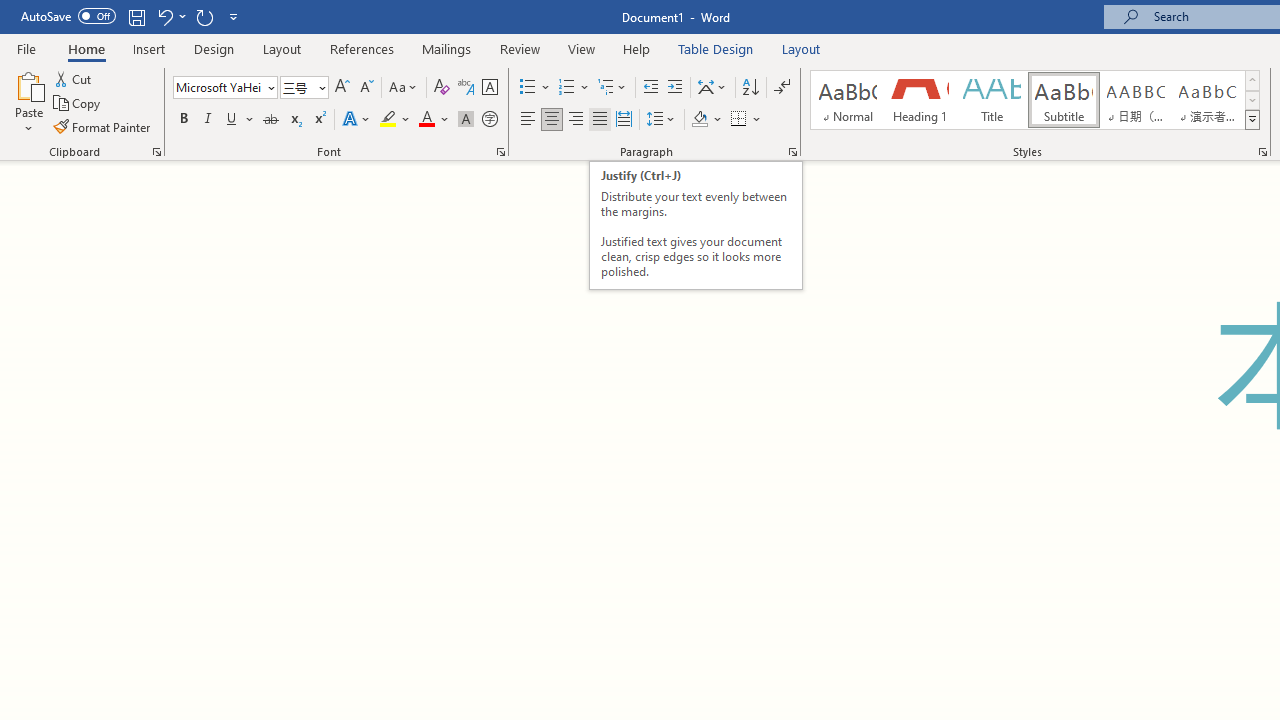 Image resolution: width=1280 pixels, height=720 pixels. I want to click on 'Text Effects and Typography', so click(357, 119).